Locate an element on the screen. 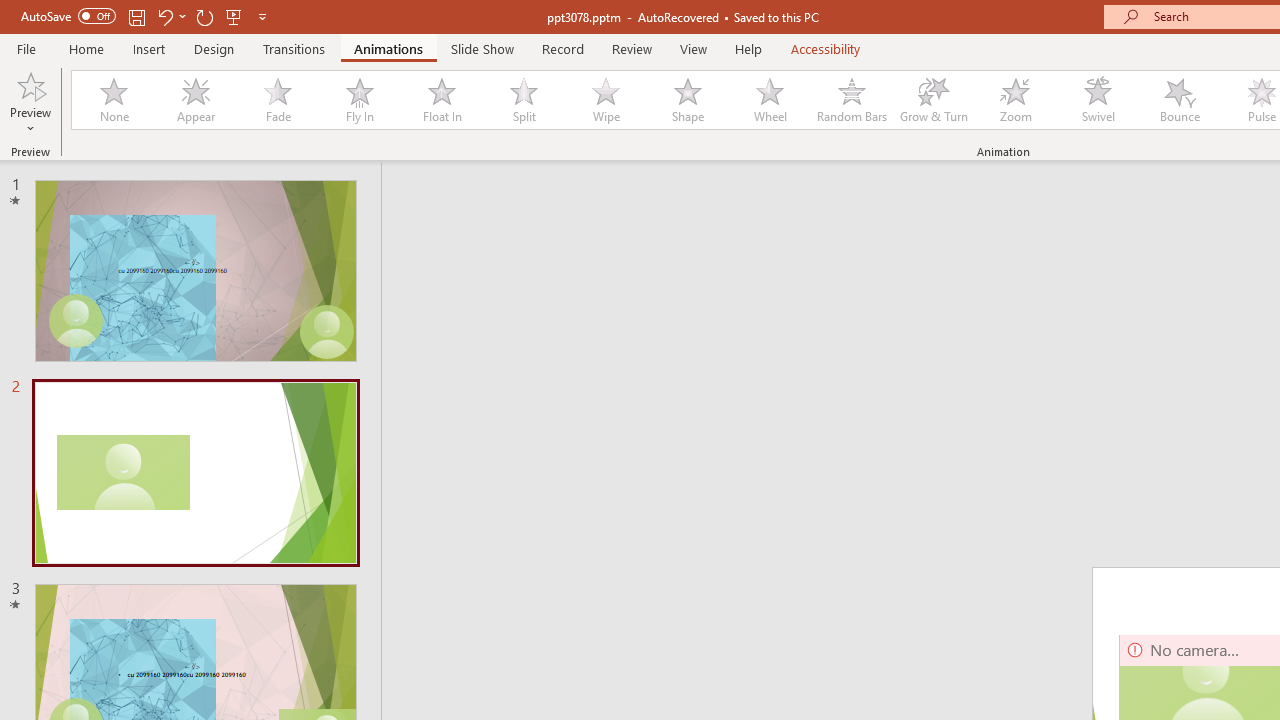 This screenshot has height=720, width=1280. 'File Tab' is located at coordinates (26, 47).